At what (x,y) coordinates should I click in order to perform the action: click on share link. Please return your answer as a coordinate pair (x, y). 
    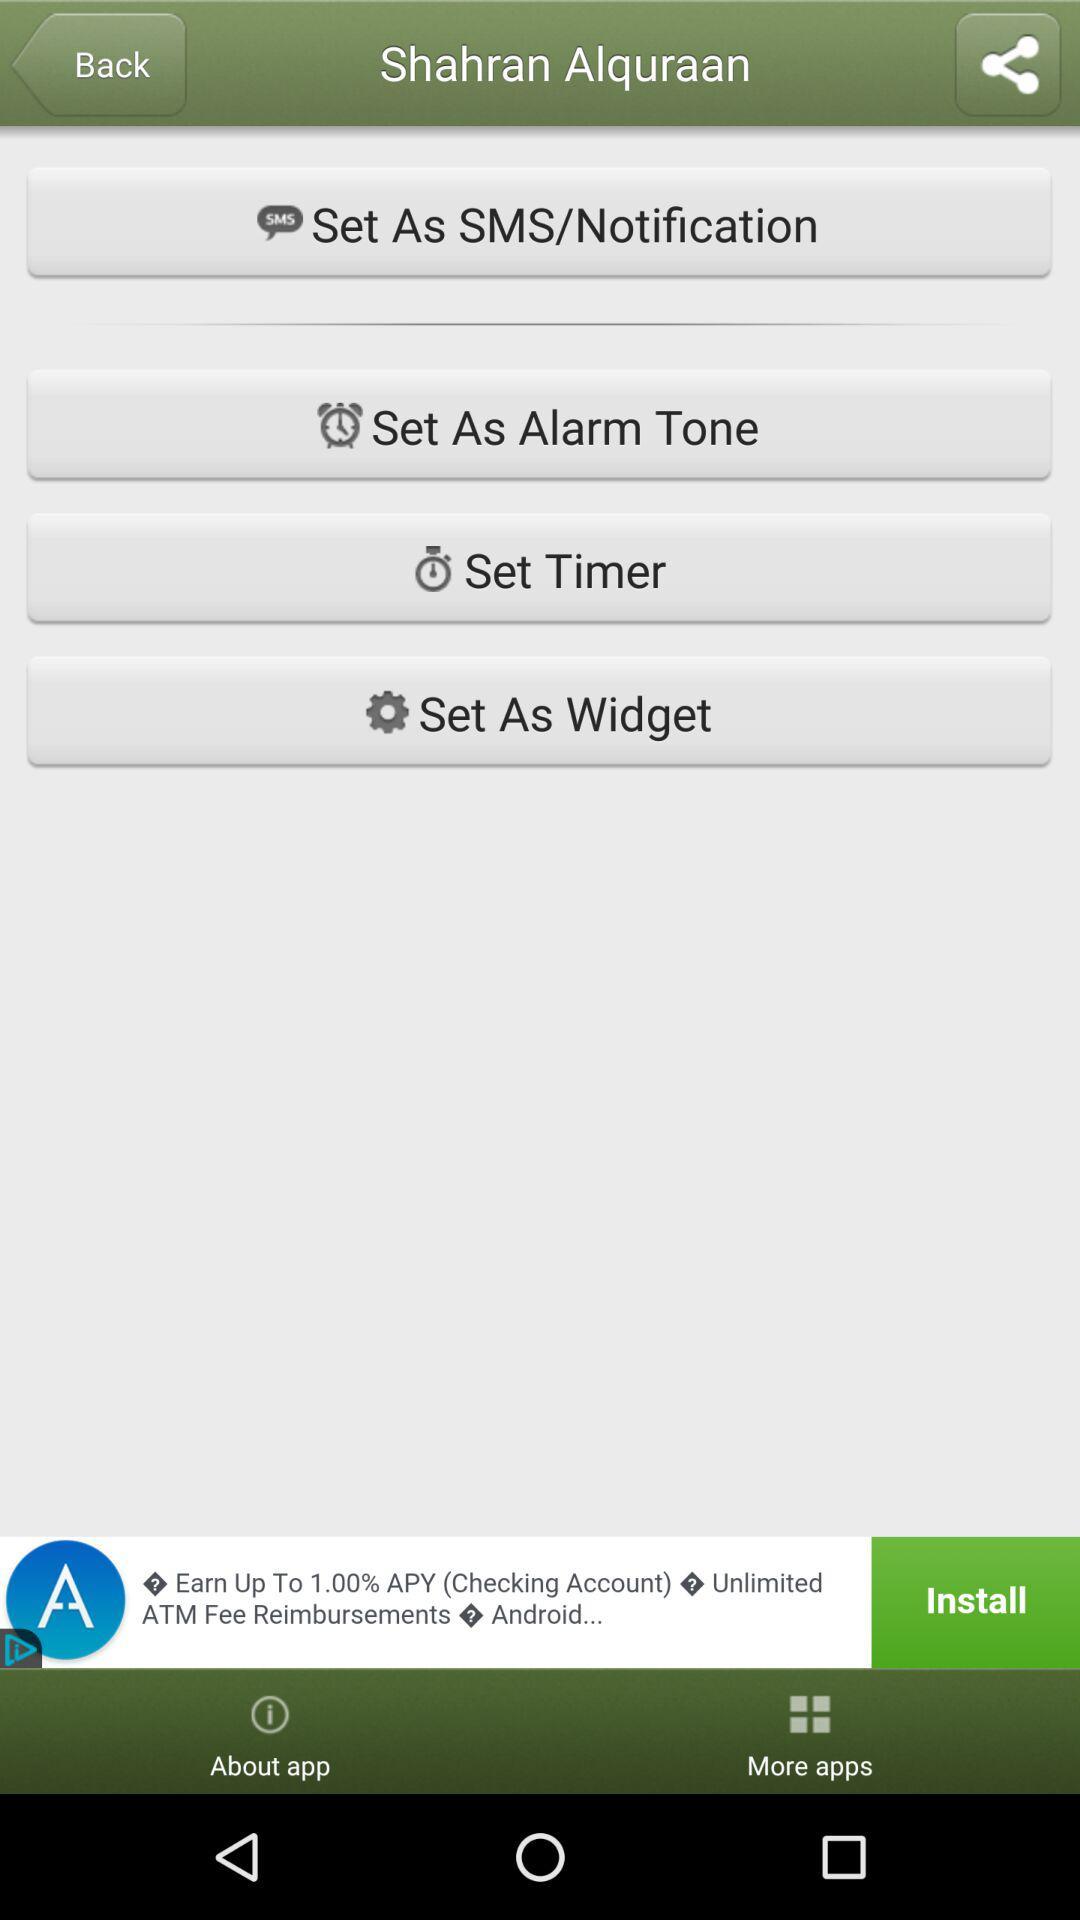
    Looking at the image, I should click on (1007, 66).